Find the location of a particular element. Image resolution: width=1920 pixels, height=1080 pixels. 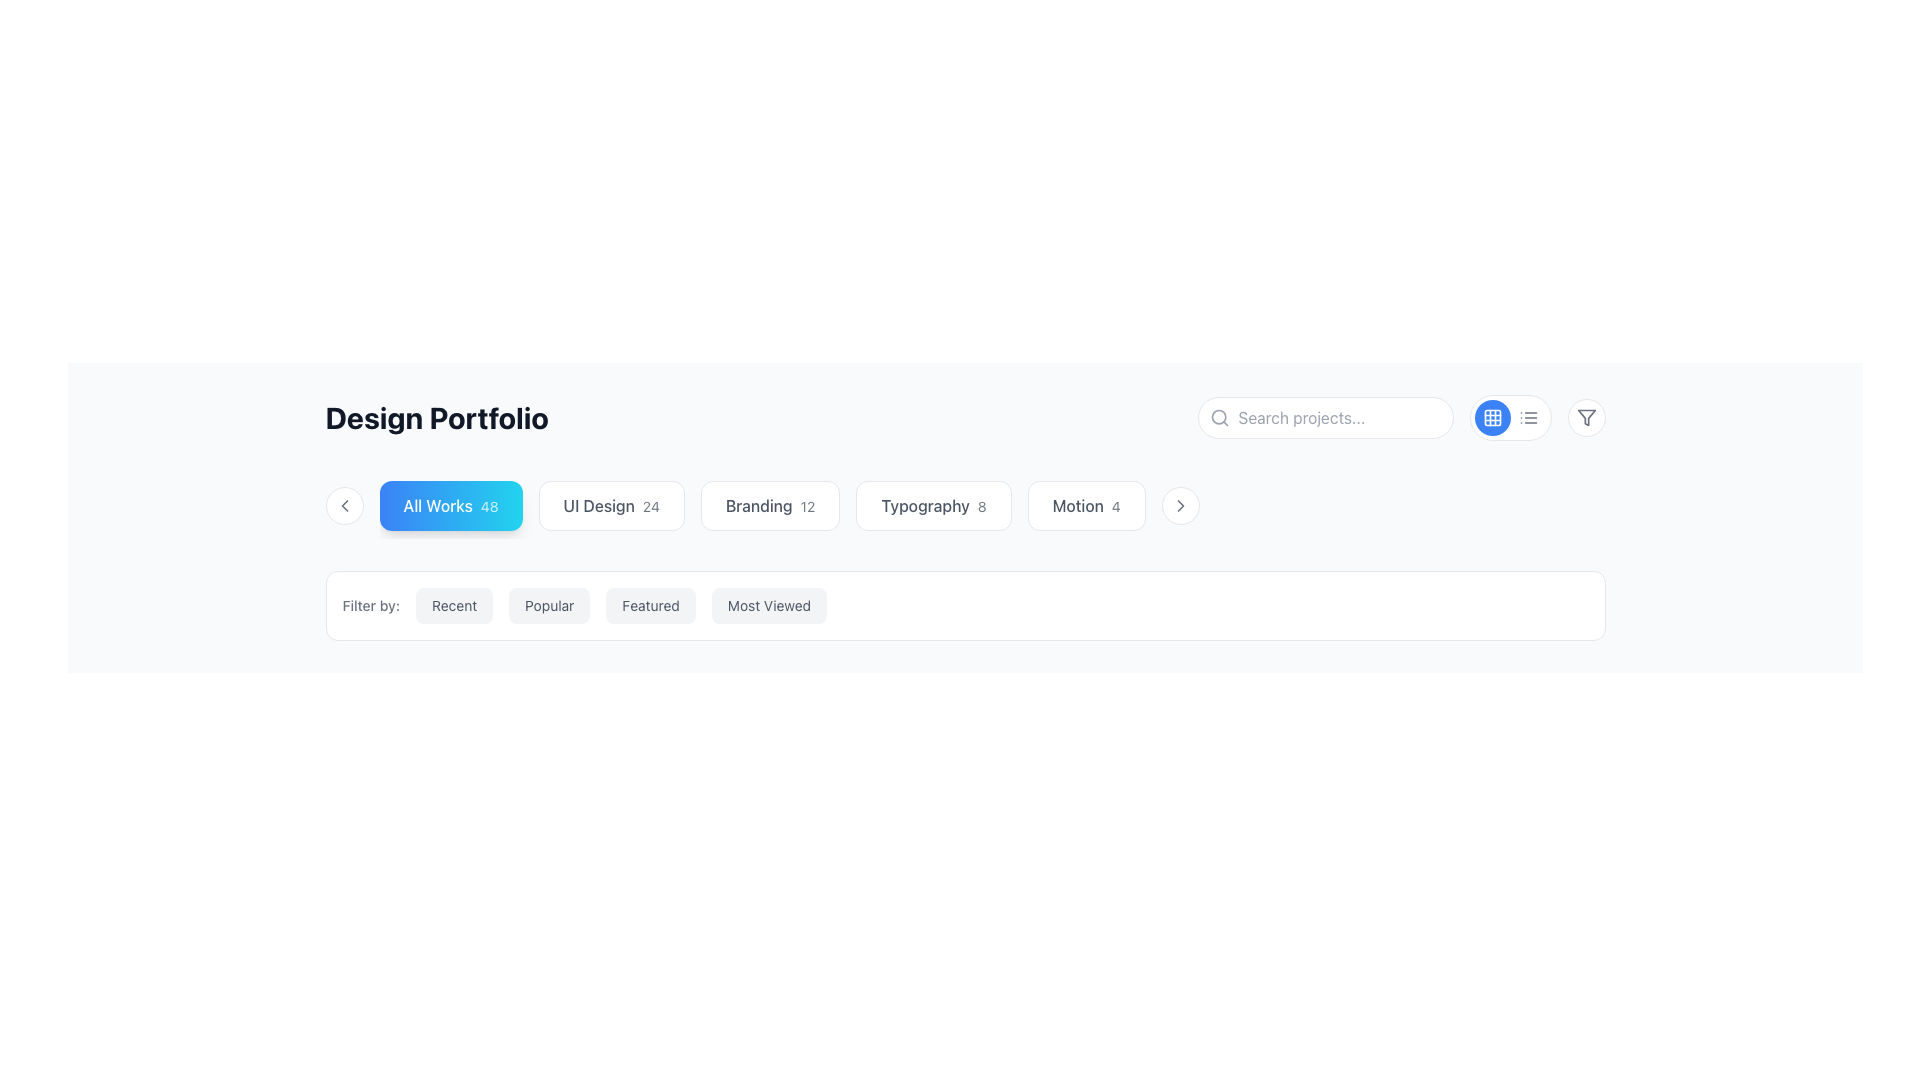

the 'Most Viewed' button, which is the fourth button in the filtering section labeled 'Filter by:' is located at coordinates (768, 604).